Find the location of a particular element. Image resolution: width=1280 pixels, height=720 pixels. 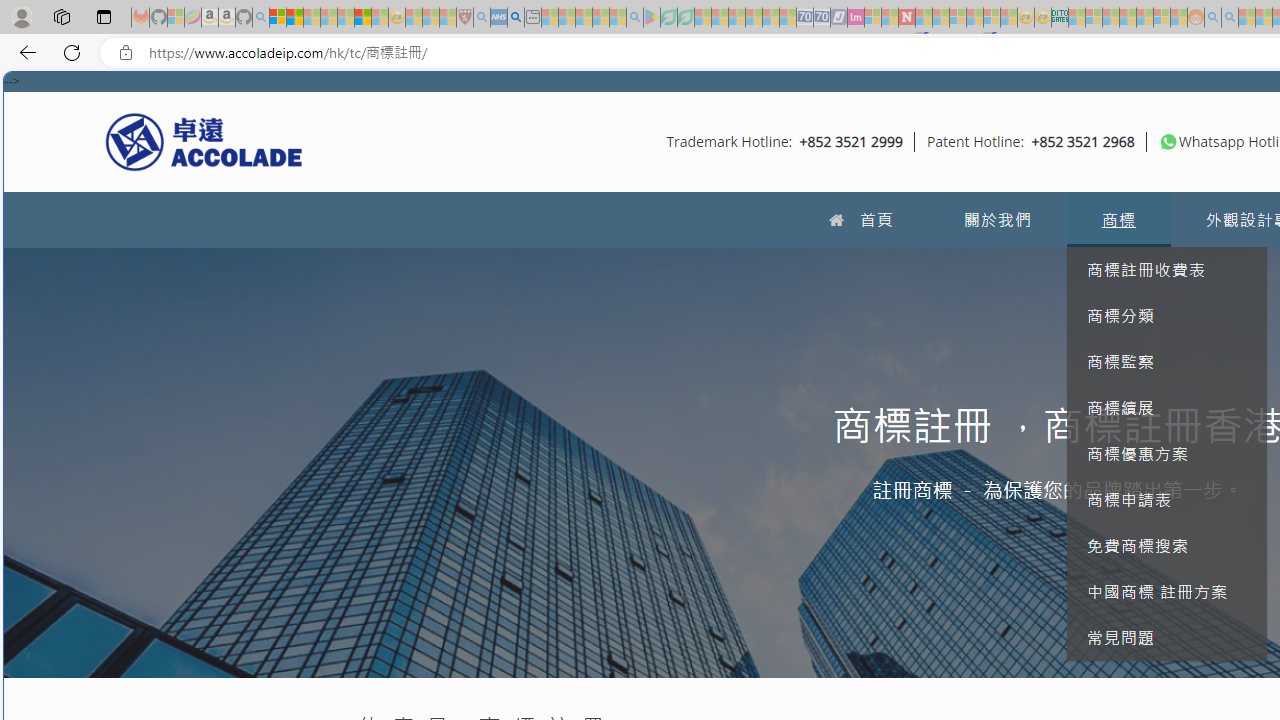

'Microsoft-Report a Concern to Bing - Sleeping' is located at coordinates (176, 17).